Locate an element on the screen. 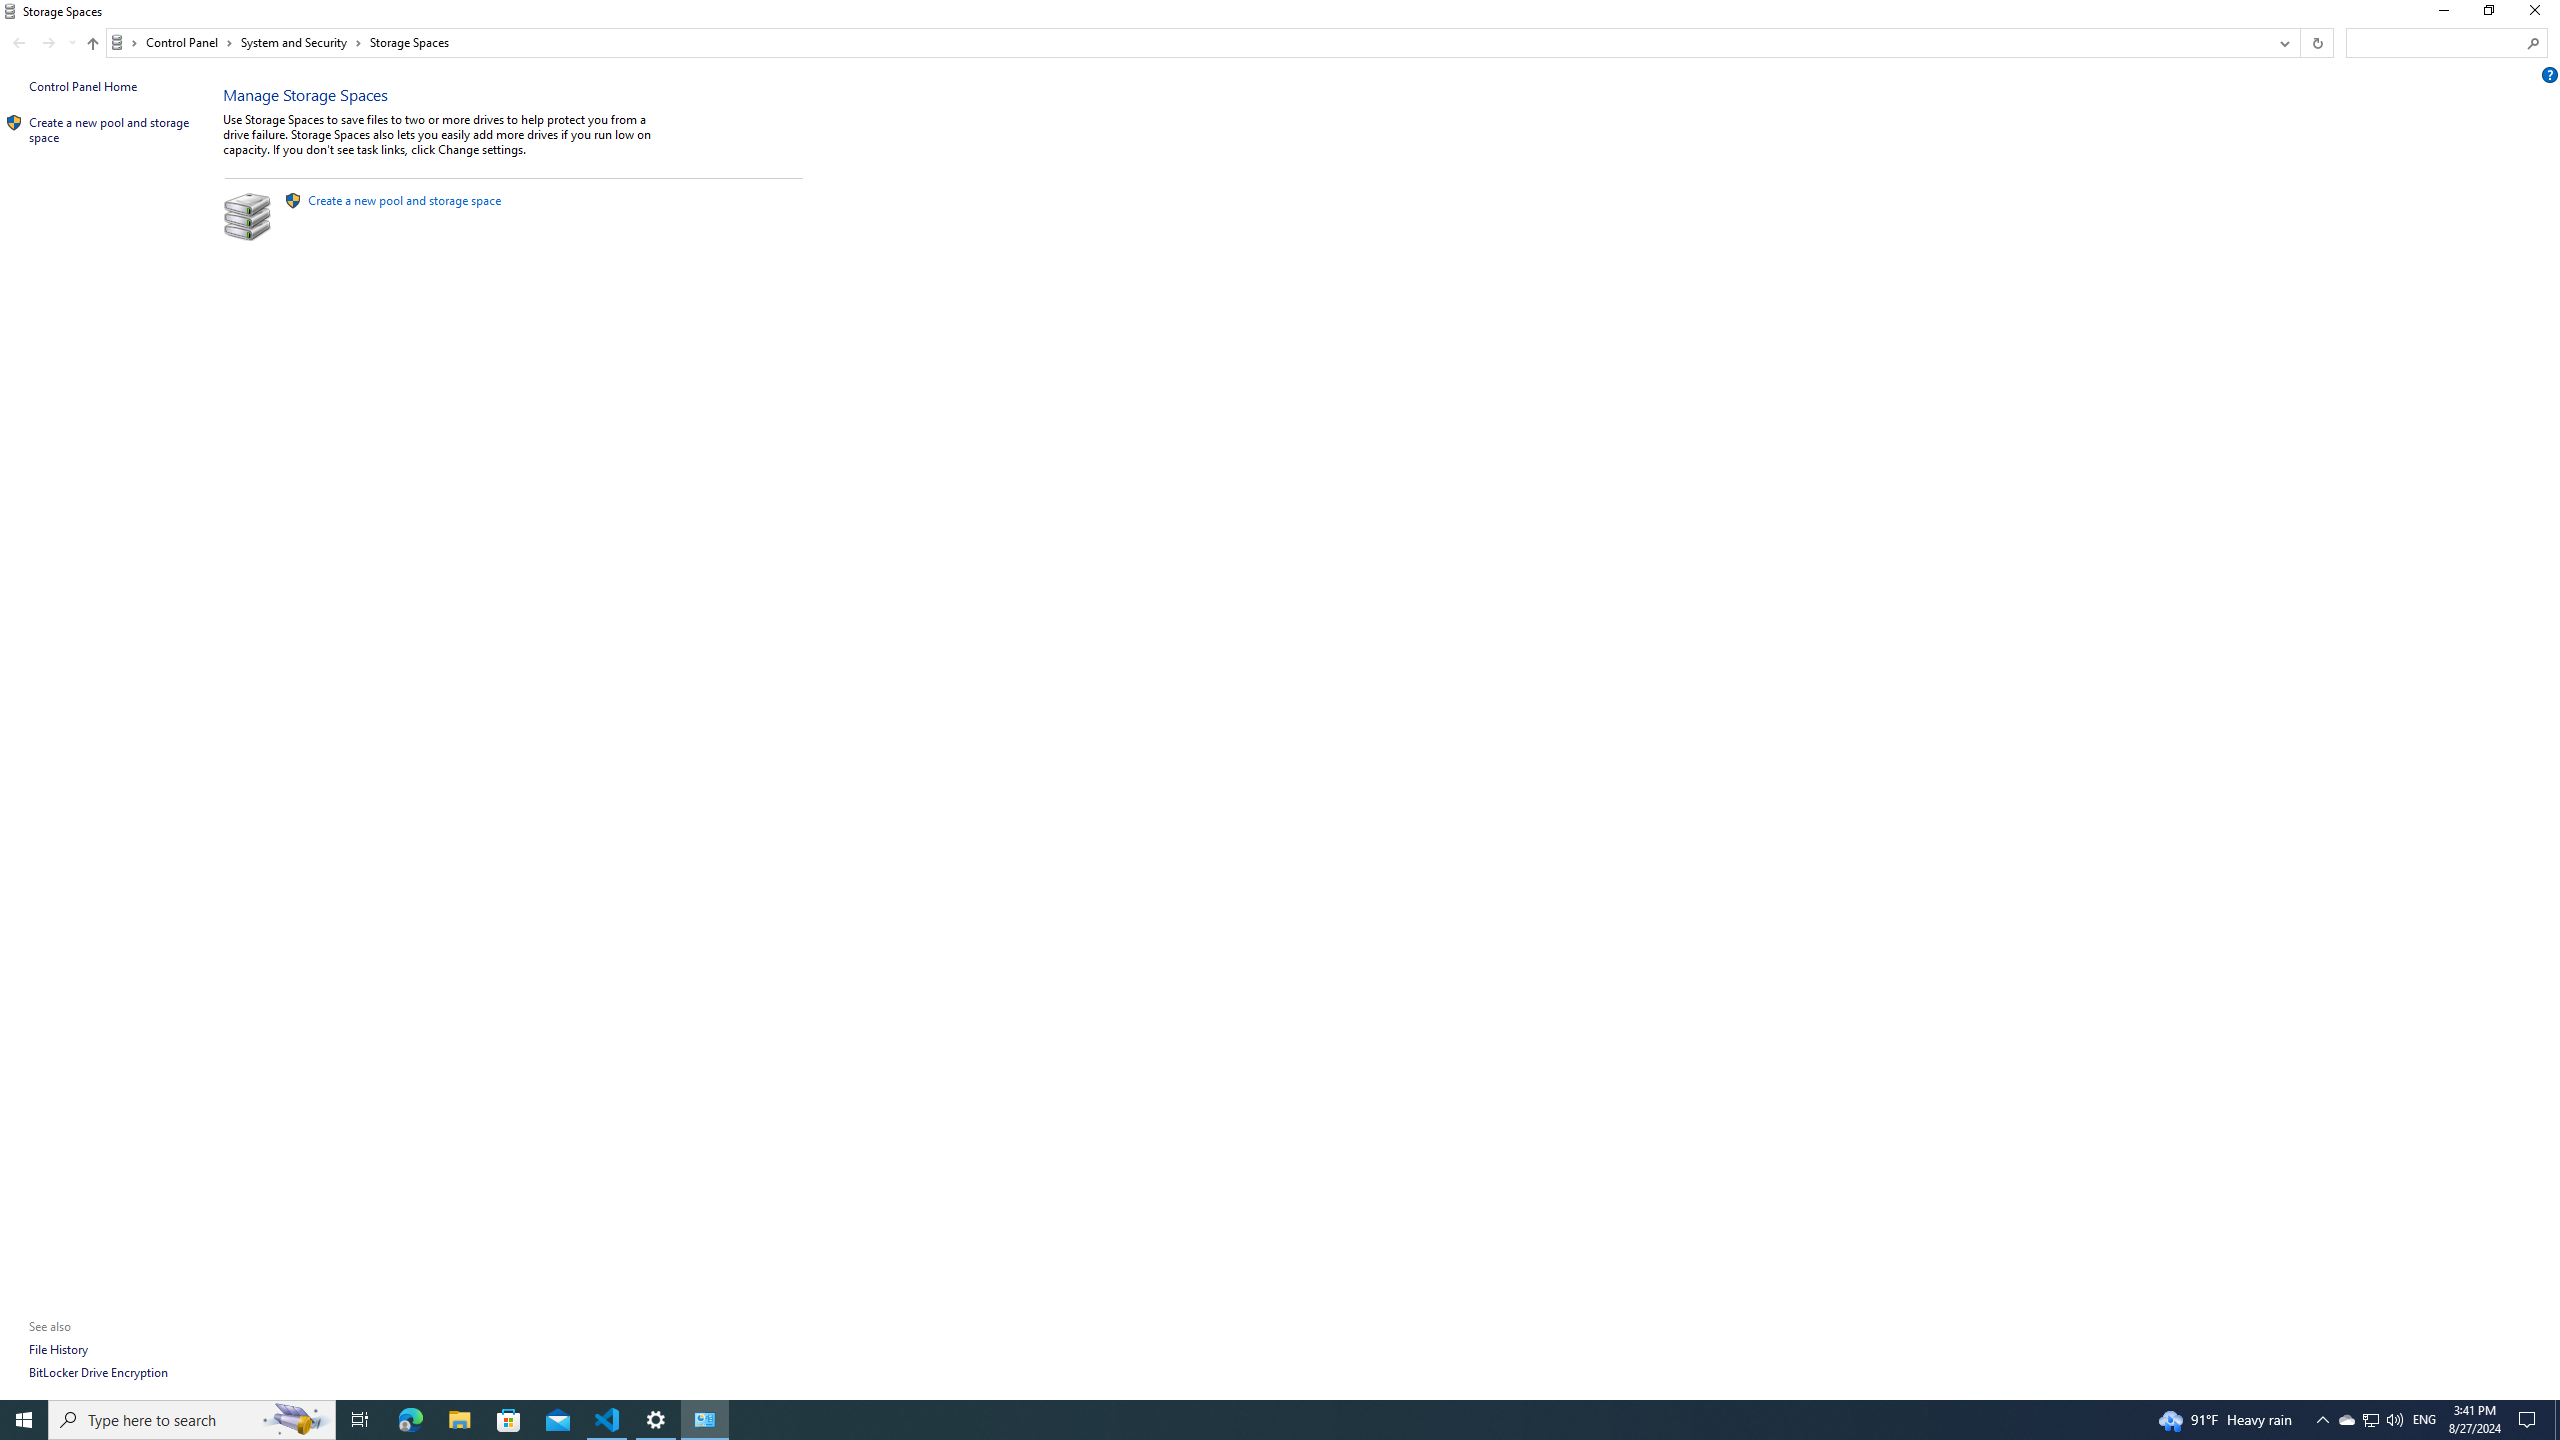  'Search Box' is located at coordinates (2437, 42).